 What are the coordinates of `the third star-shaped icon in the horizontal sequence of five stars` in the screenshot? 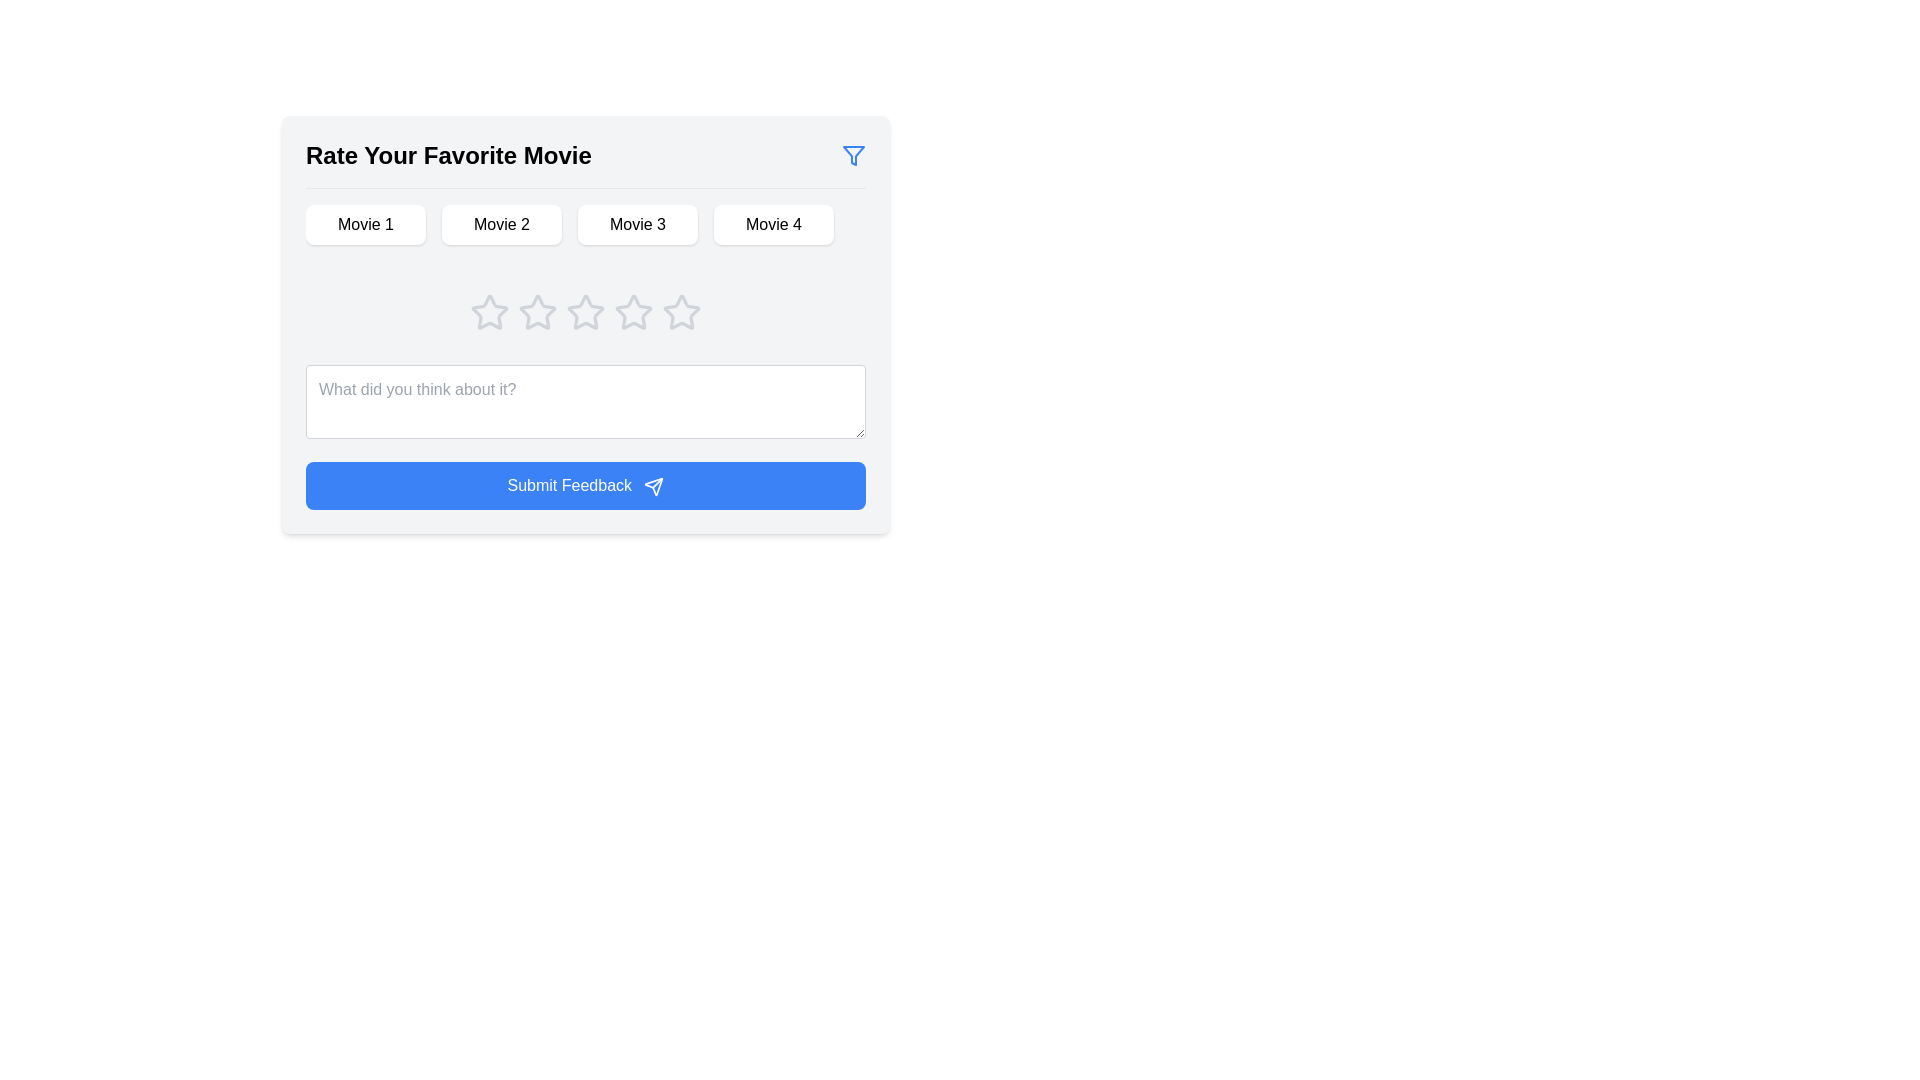 It's located at (584, 323).